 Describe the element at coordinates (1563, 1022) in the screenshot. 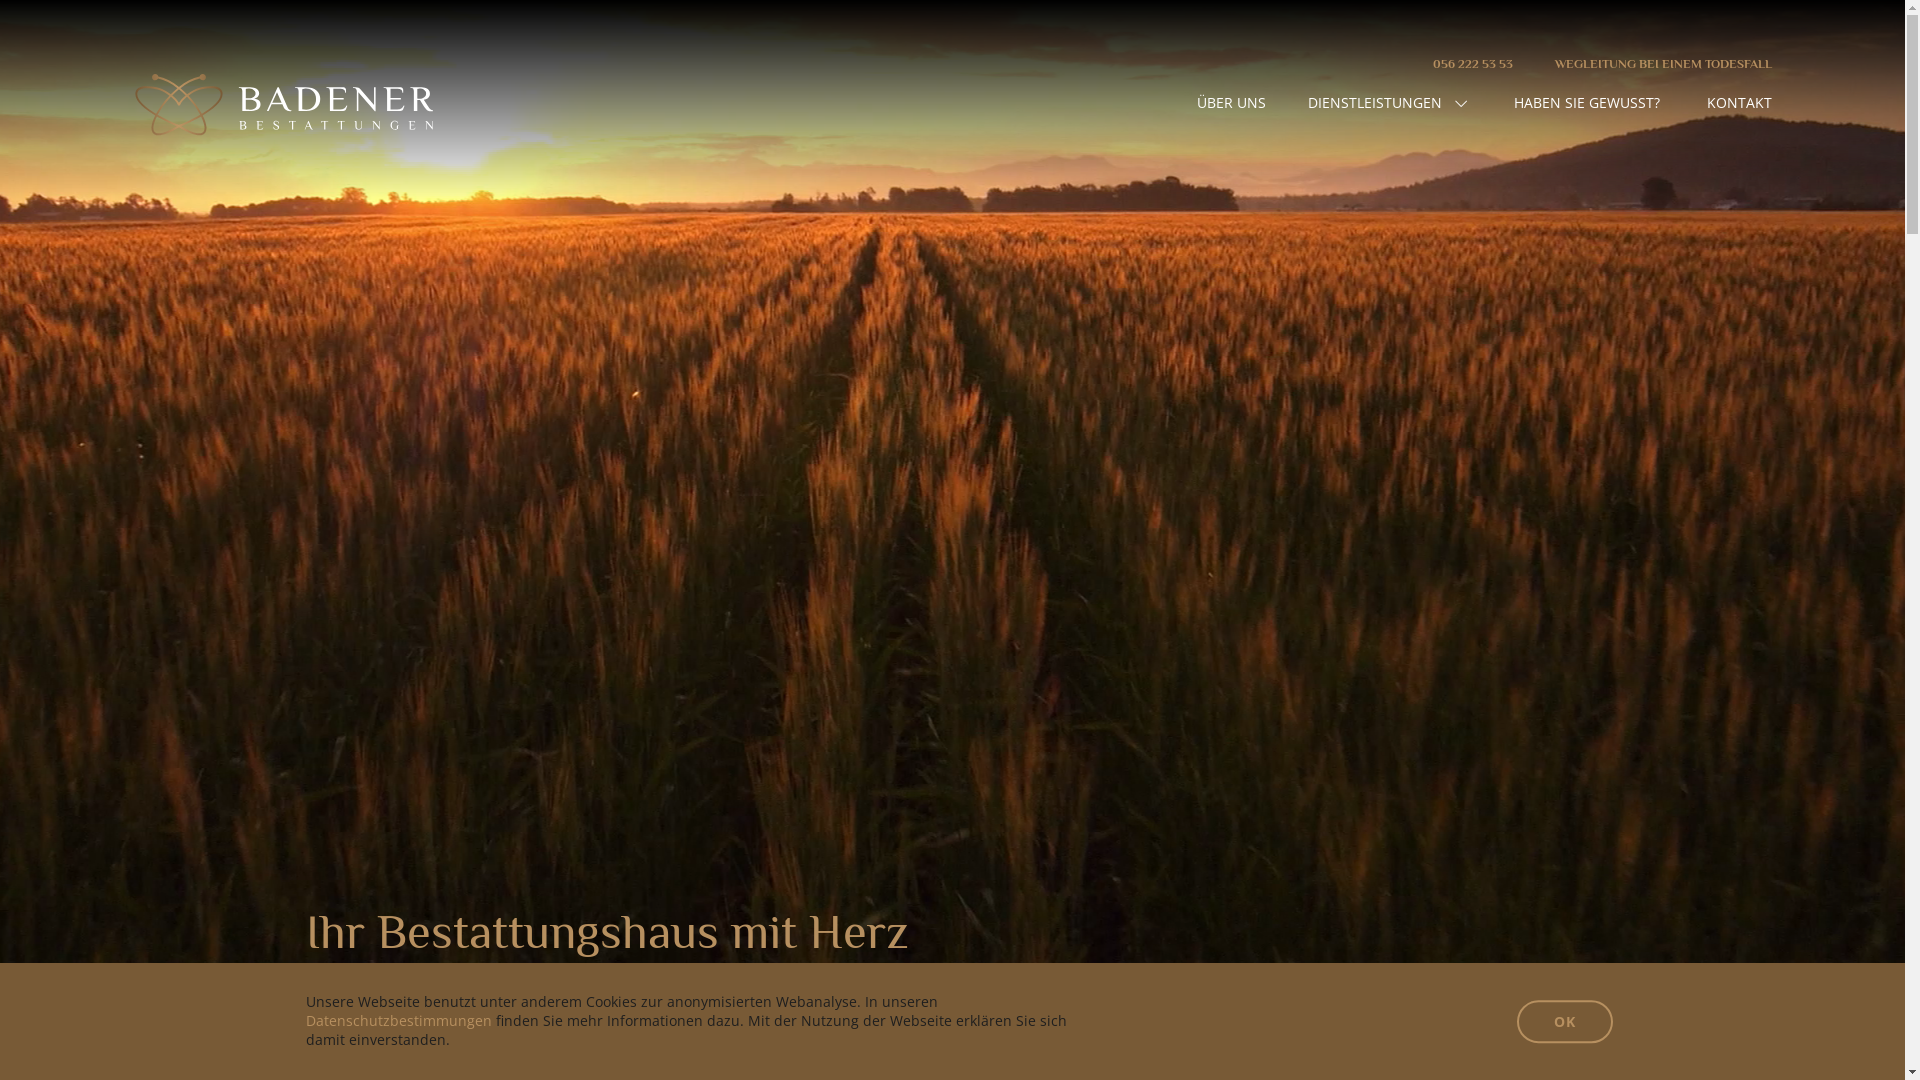

I see `'OK'` at that location.